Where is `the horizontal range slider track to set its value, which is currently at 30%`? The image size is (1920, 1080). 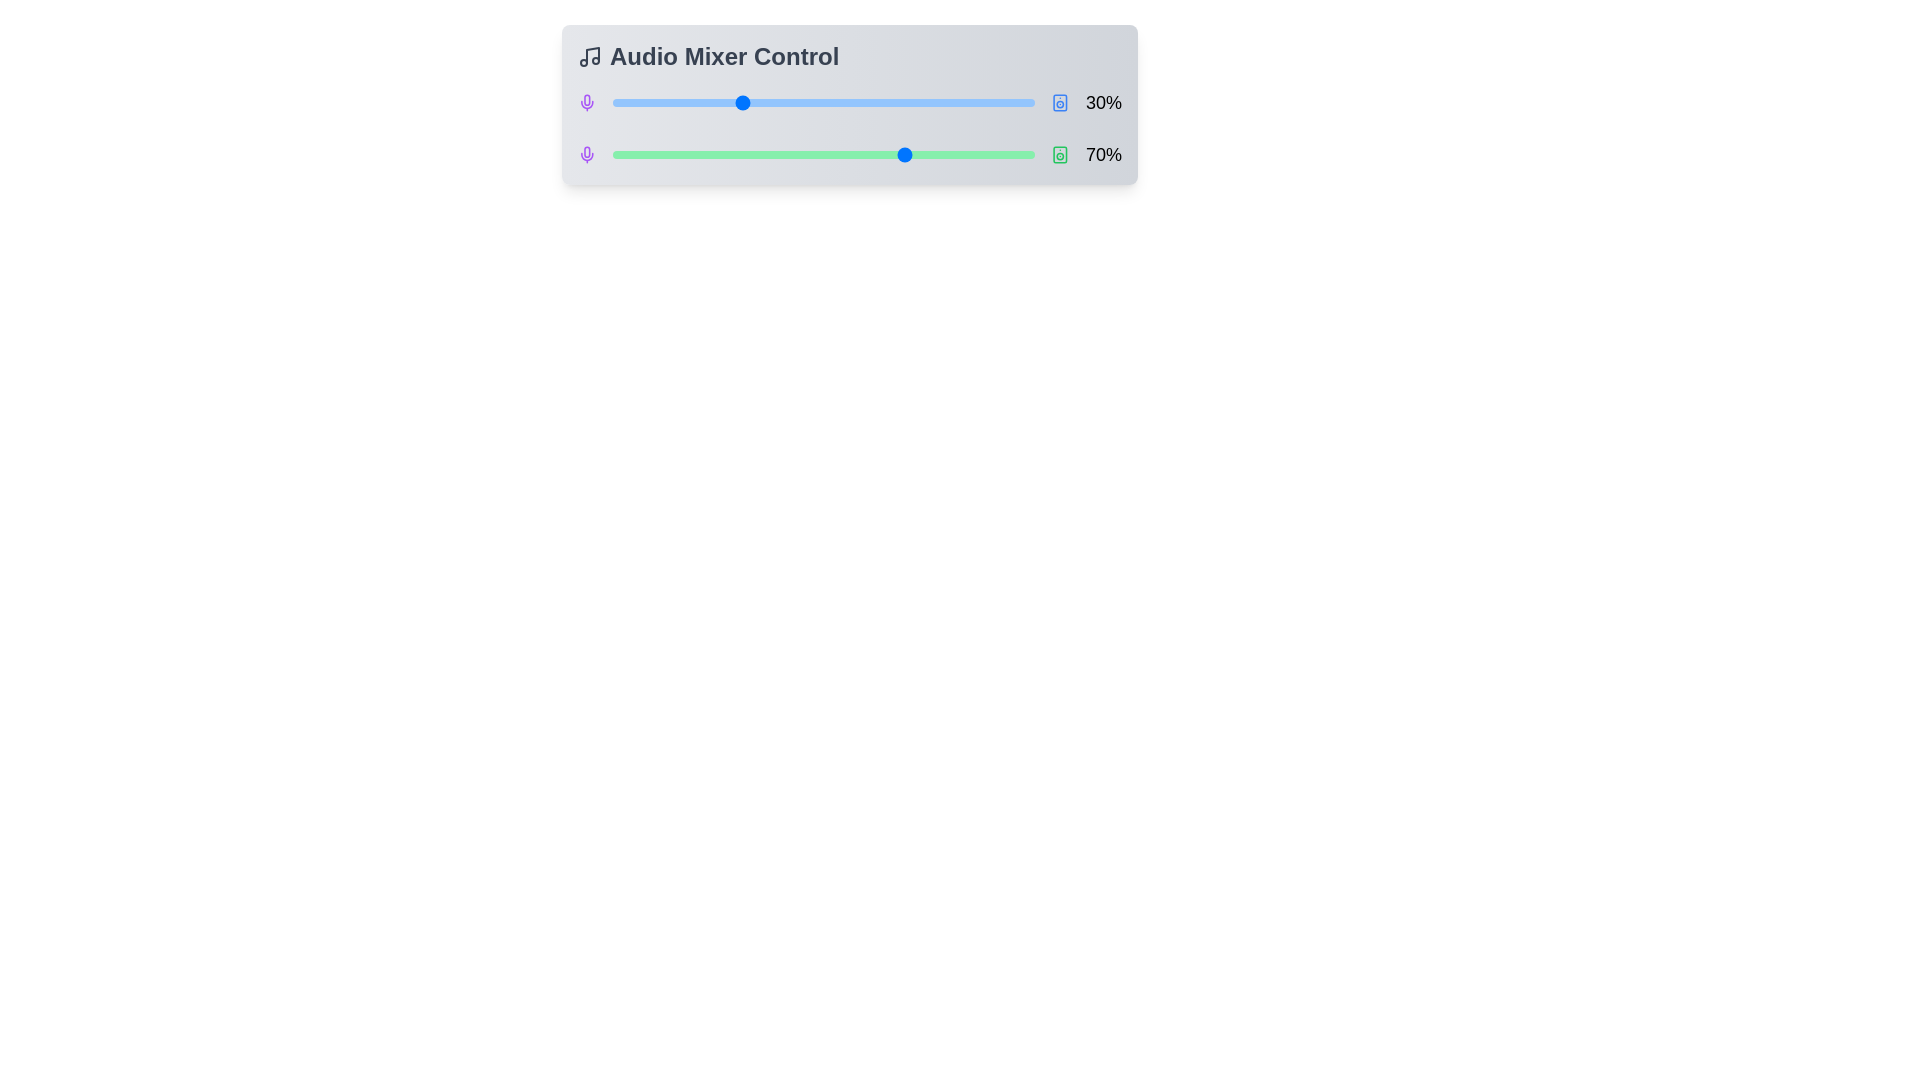 the horizontal range slider track to set its value, which is currently at 30% is located at coordinates (824, 103).